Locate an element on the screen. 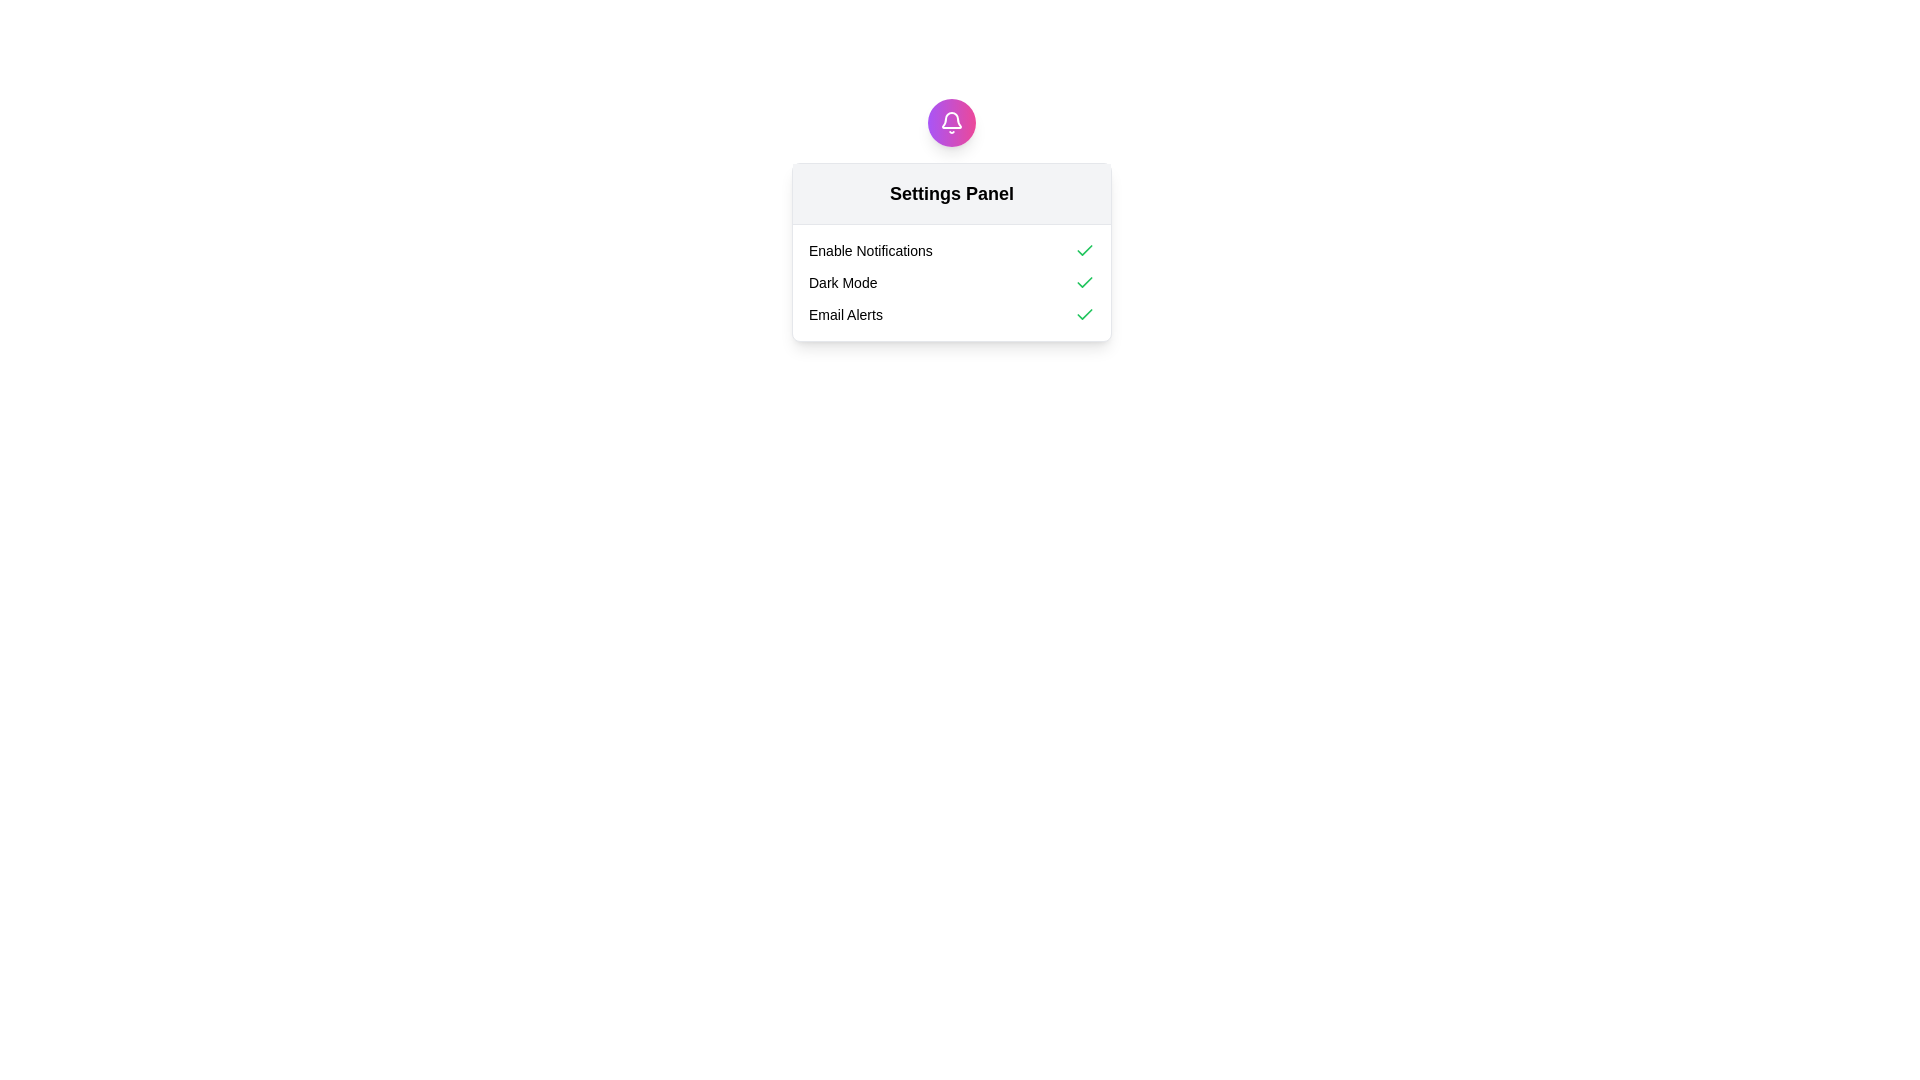  the 'Dark Mode' setting option in the settings panel is located at coordinates (950, 282).